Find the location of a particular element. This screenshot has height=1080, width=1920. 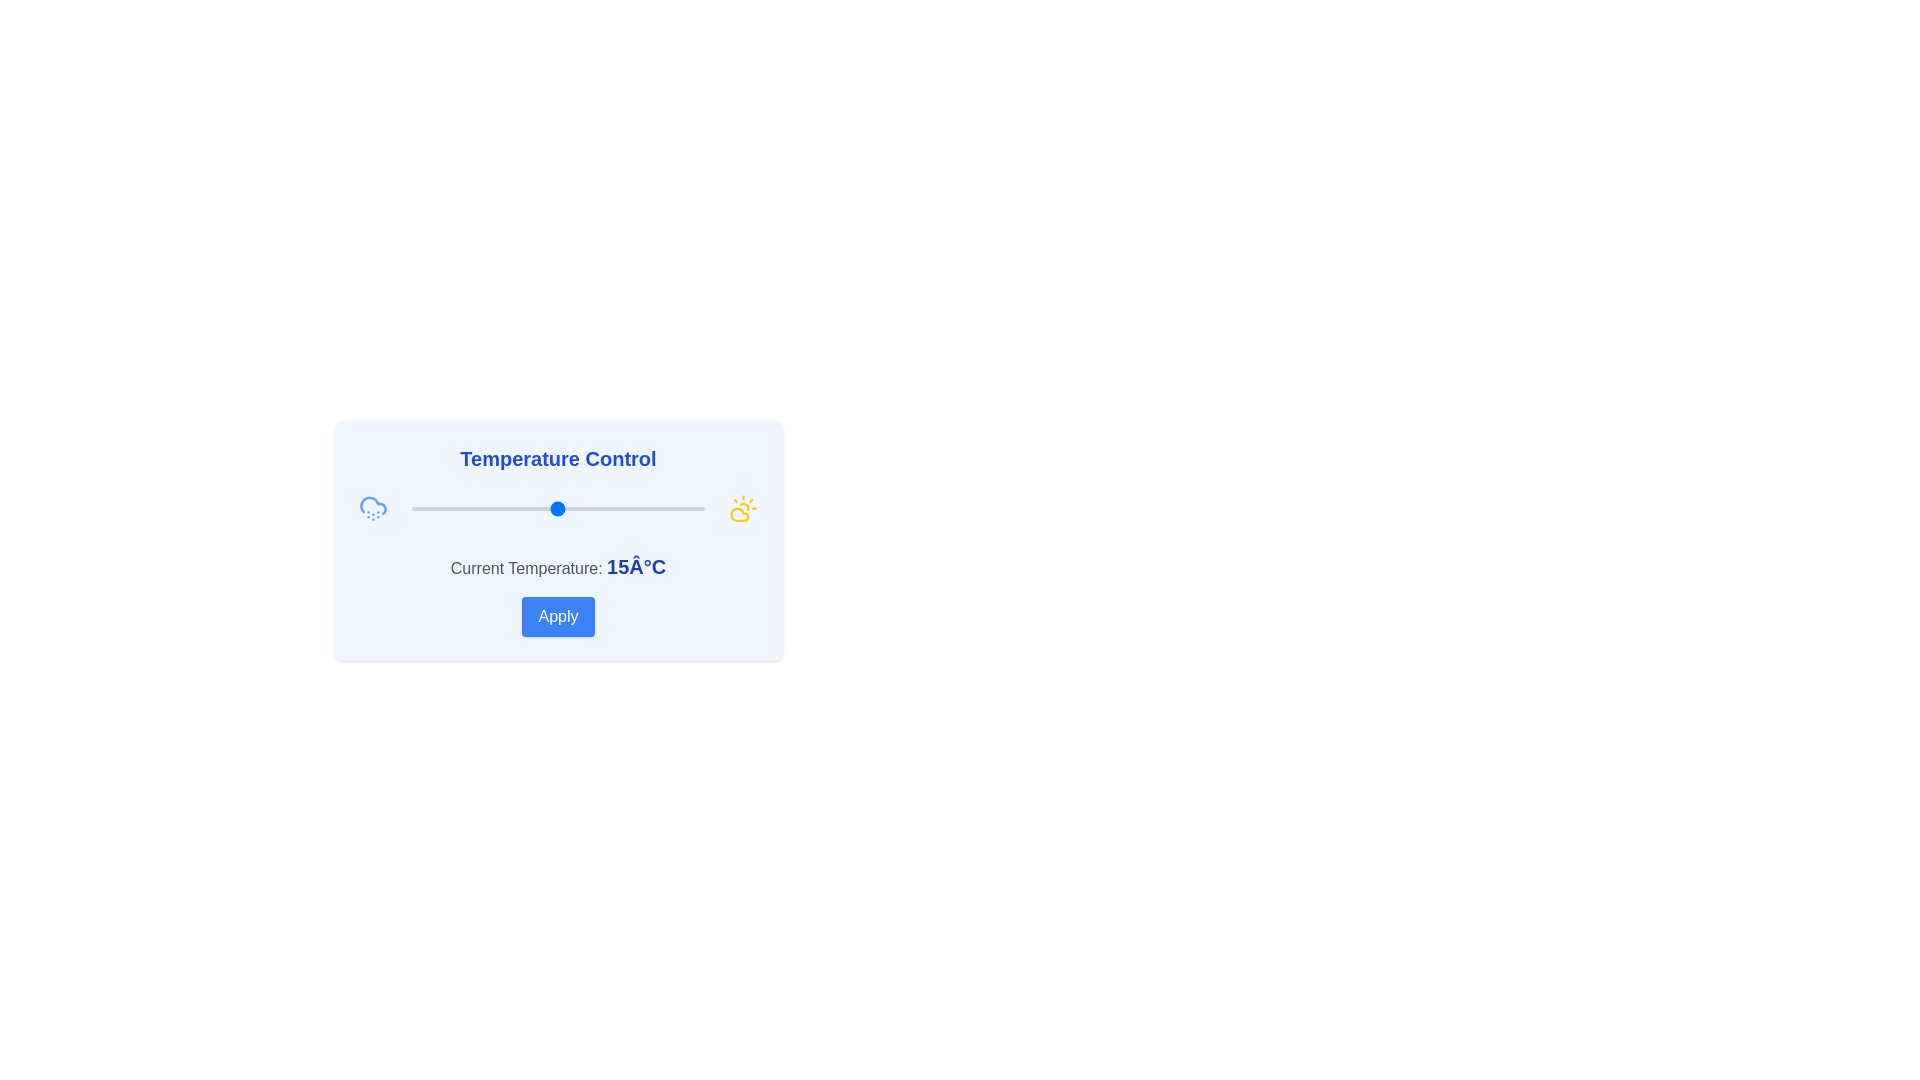

the CloudSun icon to select the corresponding weather state is located at coordinates (742, 508).